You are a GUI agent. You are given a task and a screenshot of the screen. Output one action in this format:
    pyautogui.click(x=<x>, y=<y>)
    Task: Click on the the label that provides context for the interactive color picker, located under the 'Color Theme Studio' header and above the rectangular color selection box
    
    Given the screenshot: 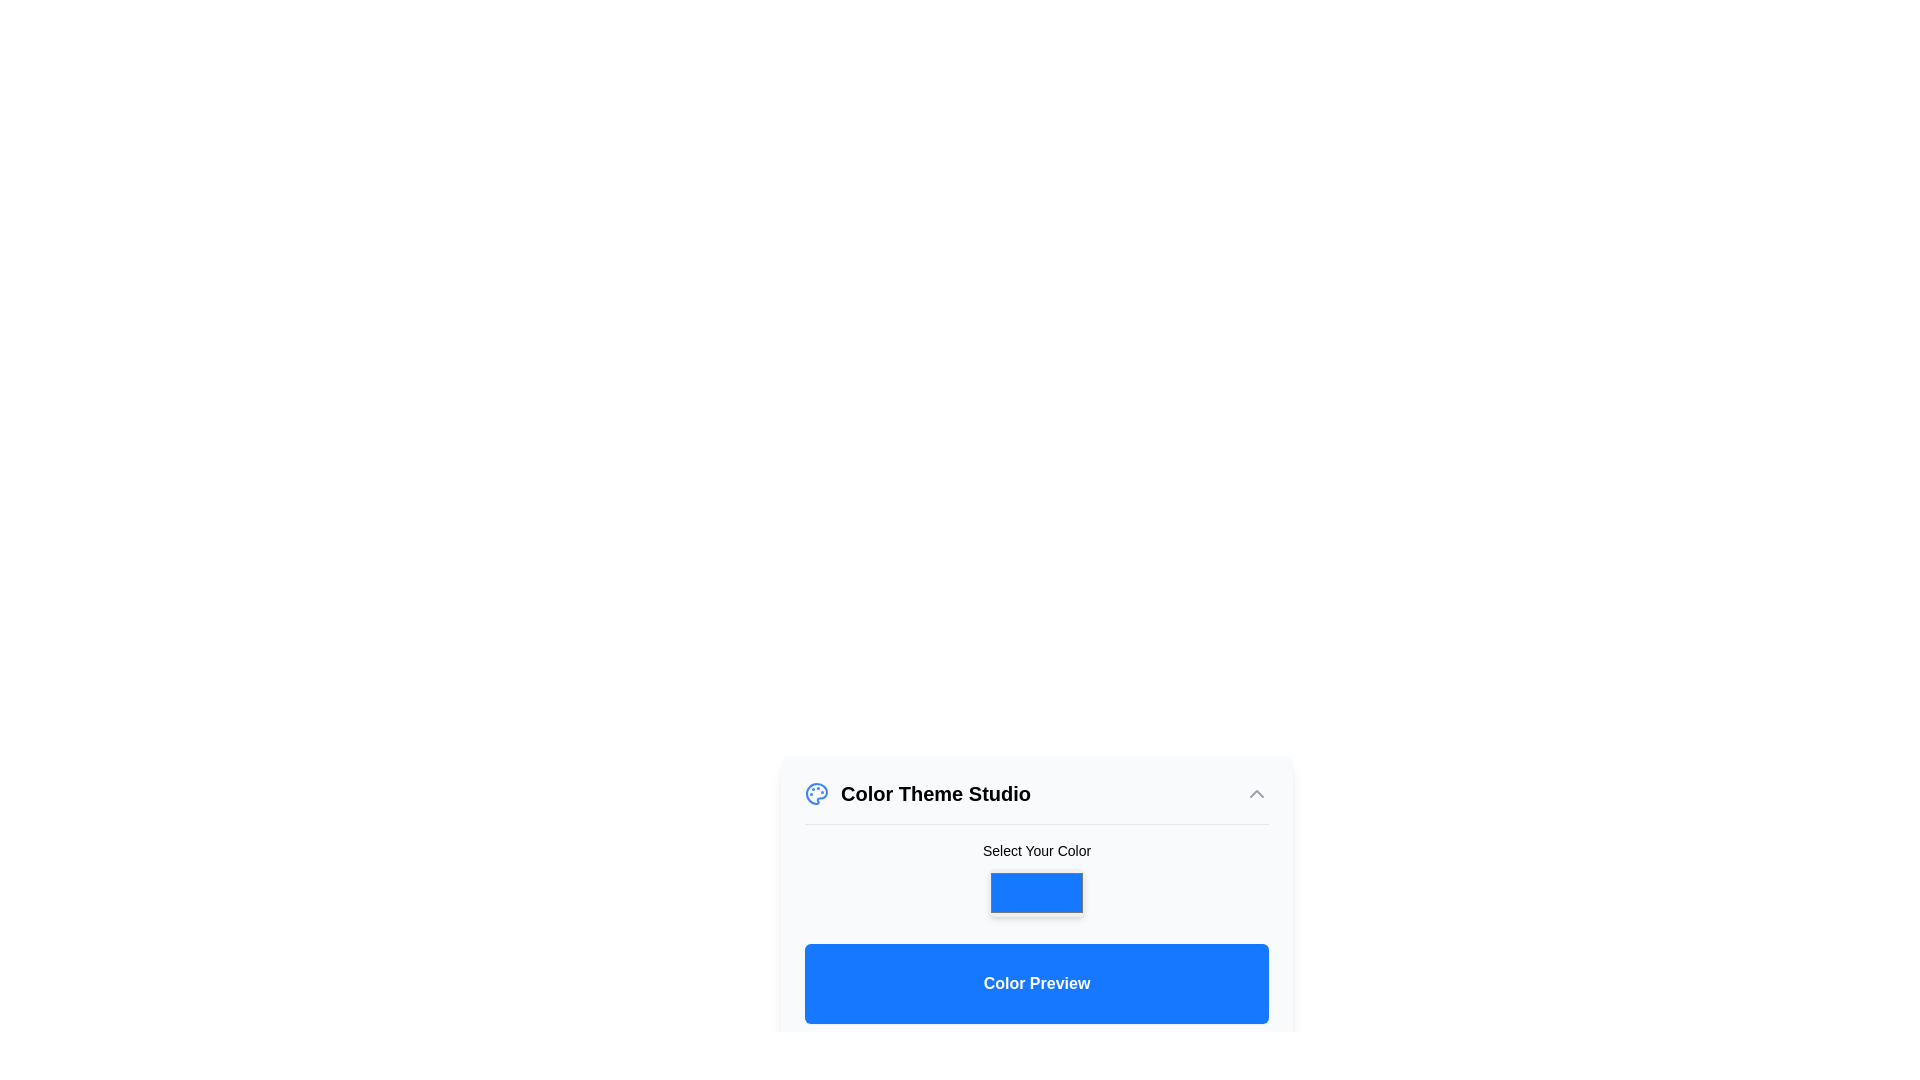 What is the action you would take?
    pyautogui.click(x=1036, y=851)
    